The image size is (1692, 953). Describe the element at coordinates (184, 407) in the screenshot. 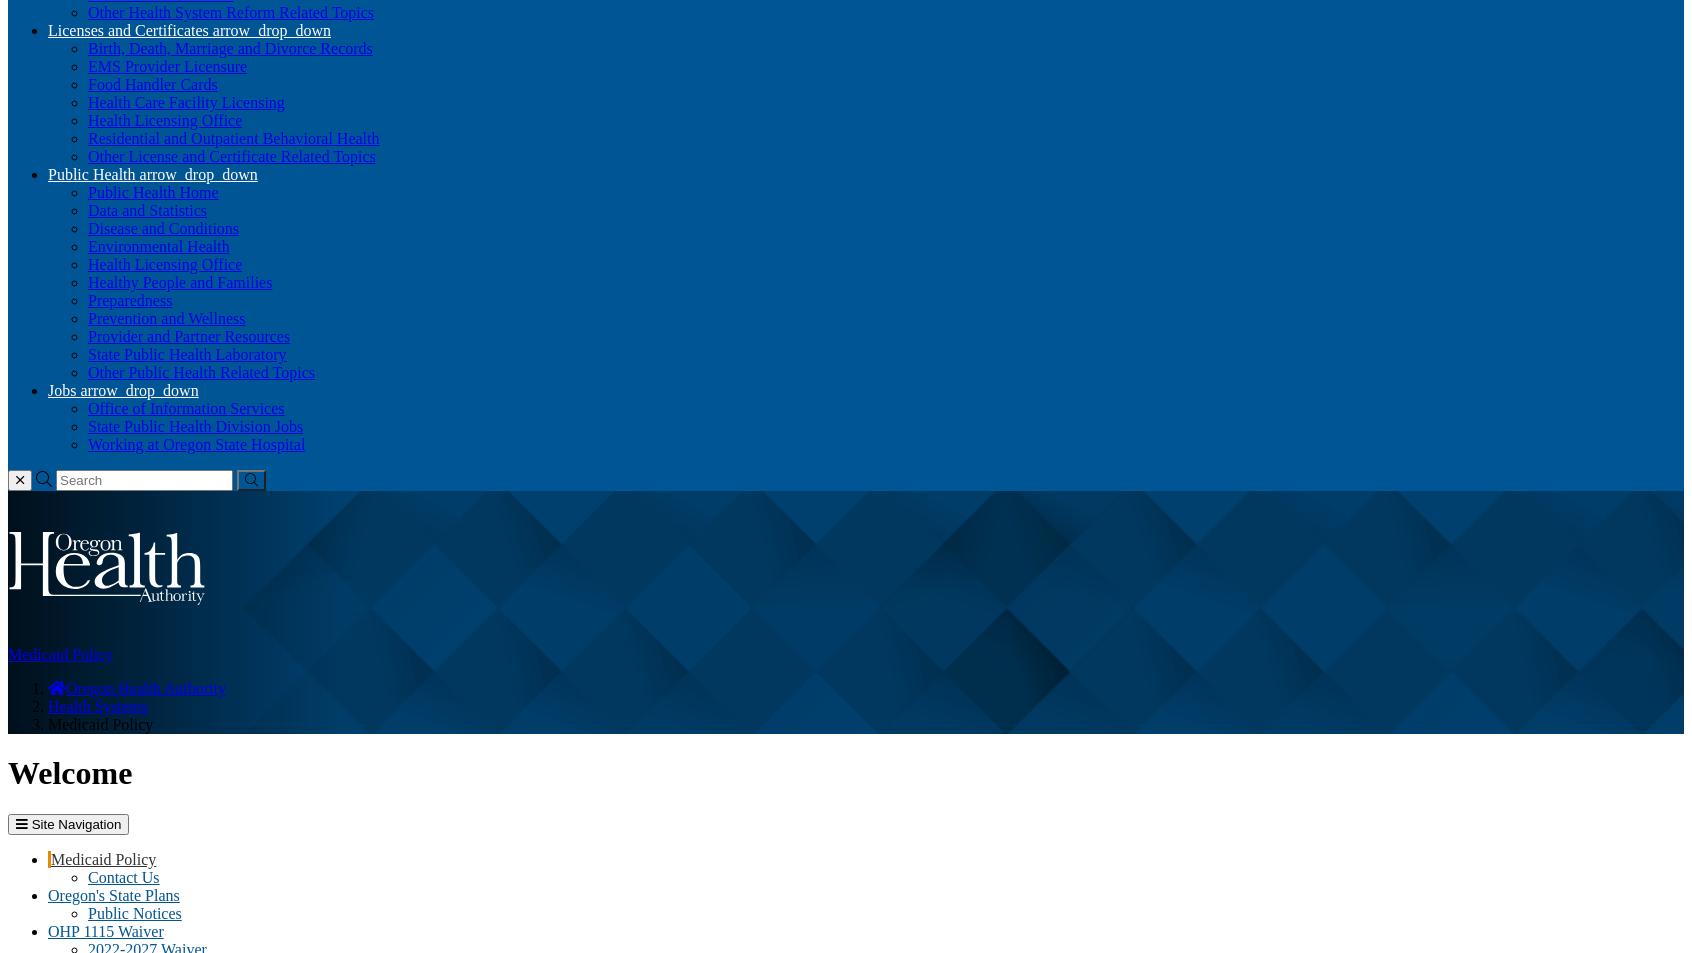

I see `'Office of Information Services'` at that location.